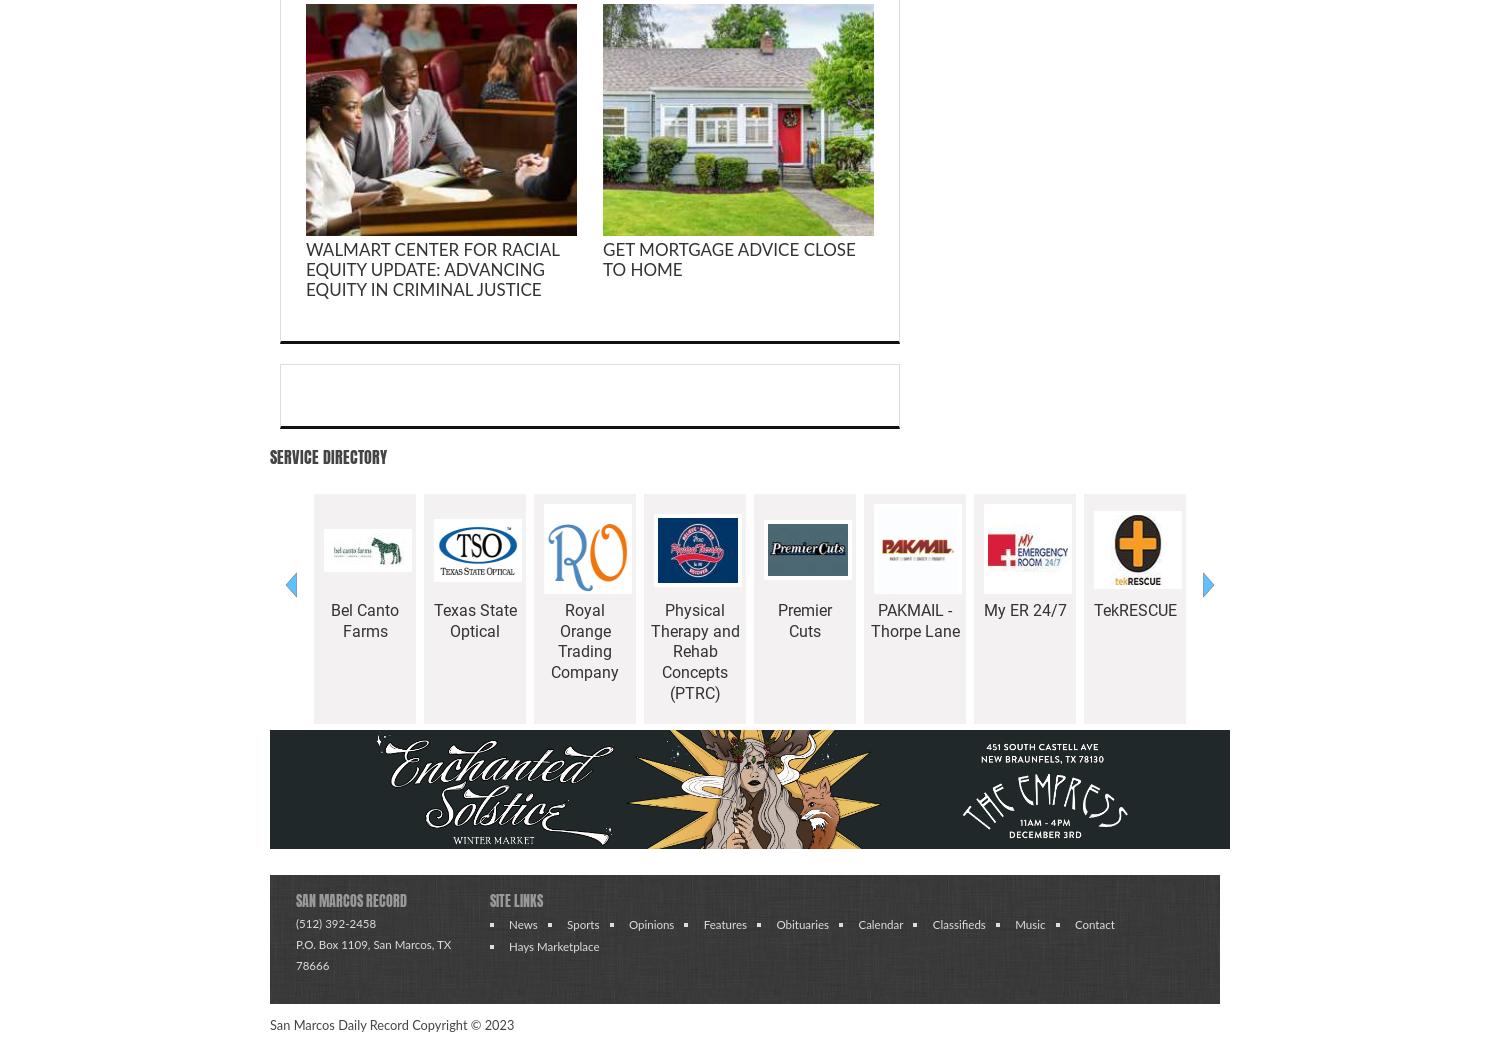 This screenshot has width=1500, height=1062. I want to click on 'Physical Therapy and Rehab Concepts (PTRC)', so click(693, 651).